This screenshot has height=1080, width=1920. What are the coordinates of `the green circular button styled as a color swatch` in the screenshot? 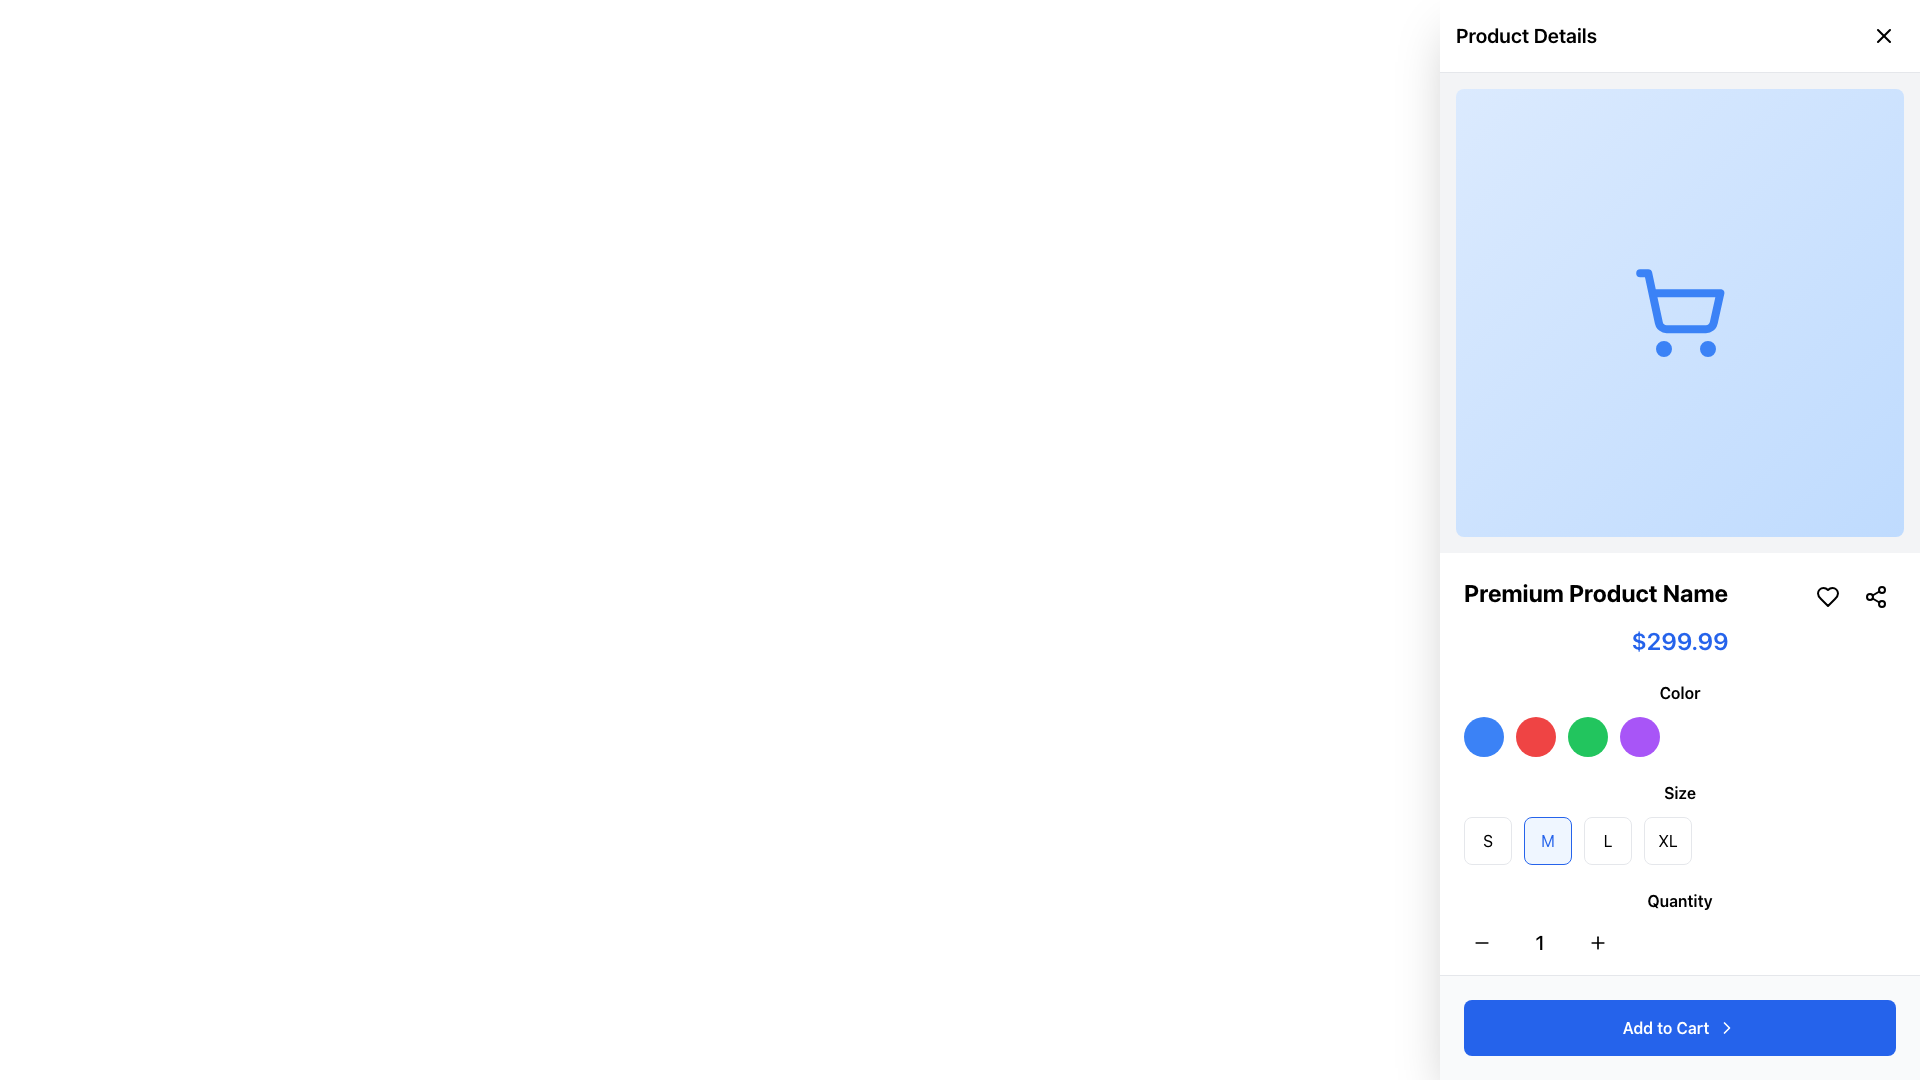 It's located at (1587, 736).